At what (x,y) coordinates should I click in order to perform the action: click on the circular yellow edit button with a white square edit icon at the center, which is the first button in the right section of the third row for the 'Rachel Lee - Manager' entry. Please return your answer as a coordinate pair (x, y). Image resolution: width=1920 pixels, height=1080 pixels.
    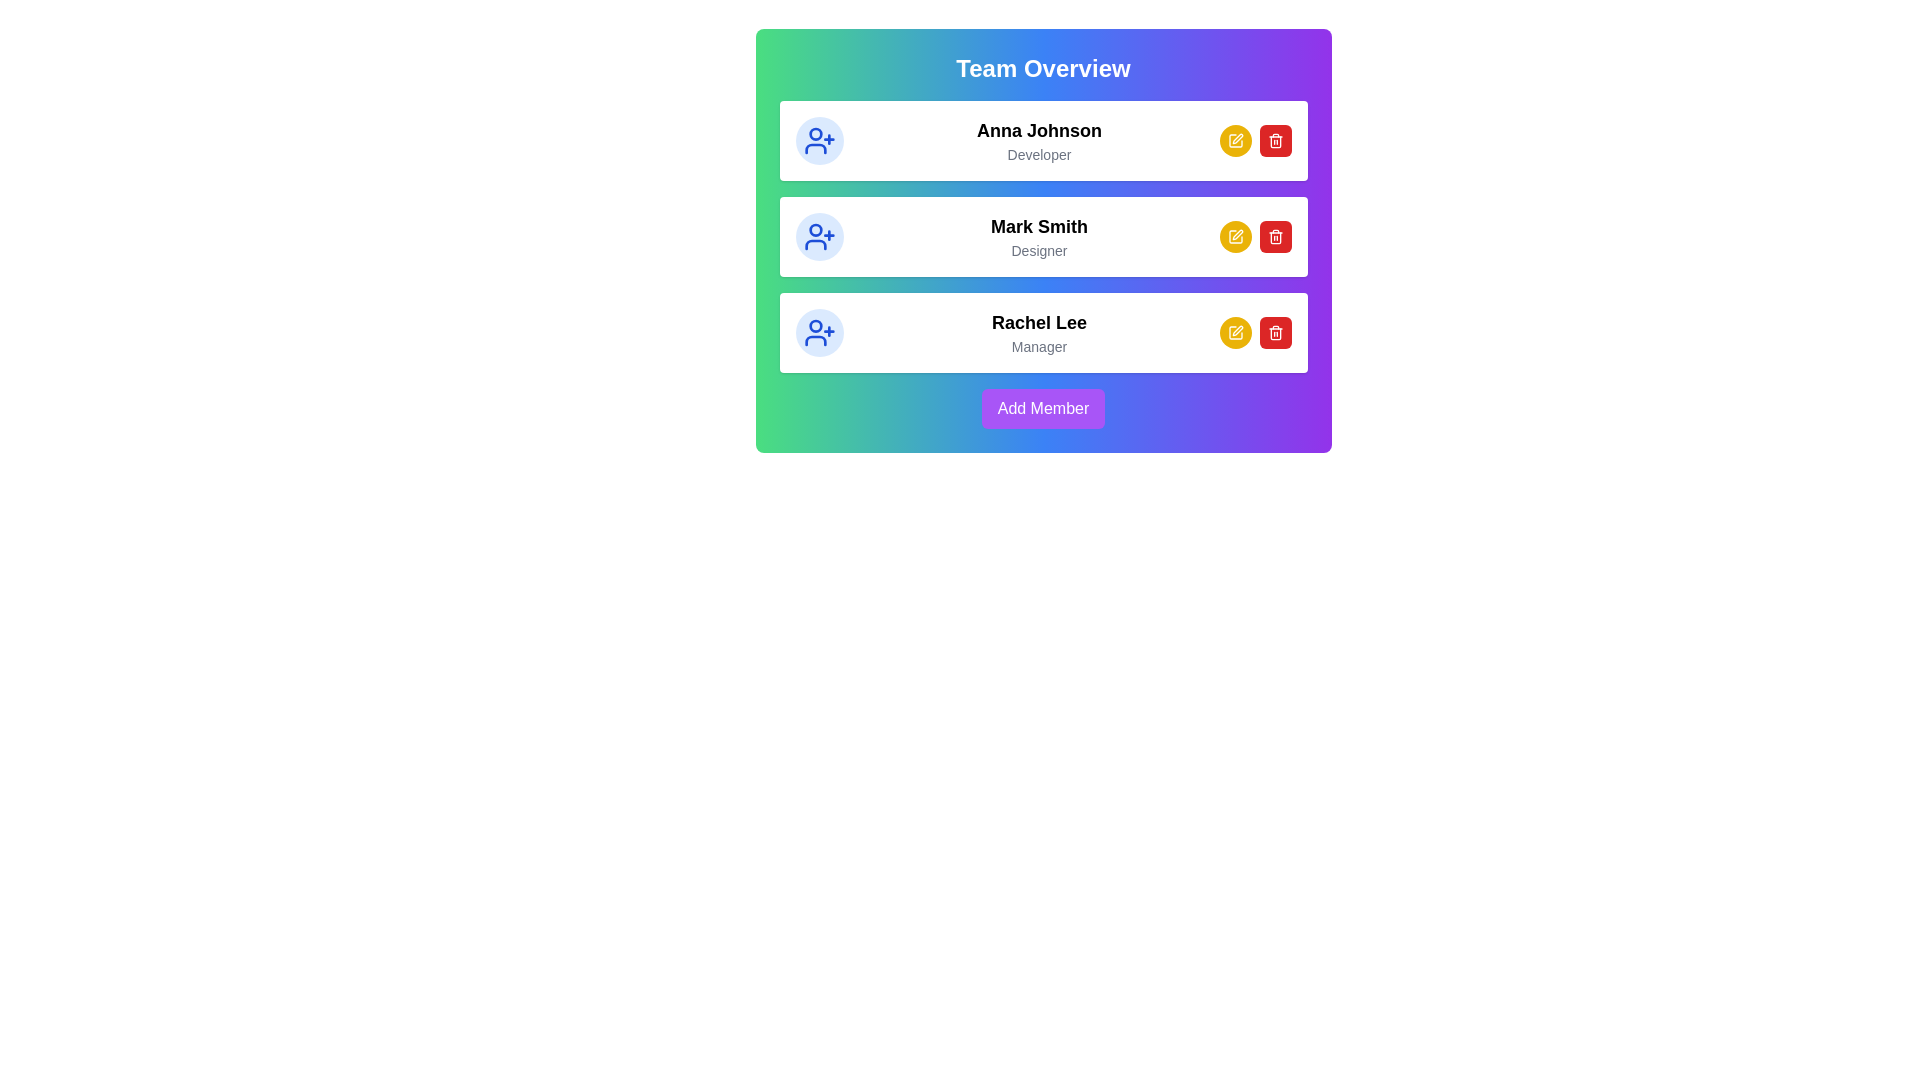
    Looking at the image, I should click on (1234, 331).